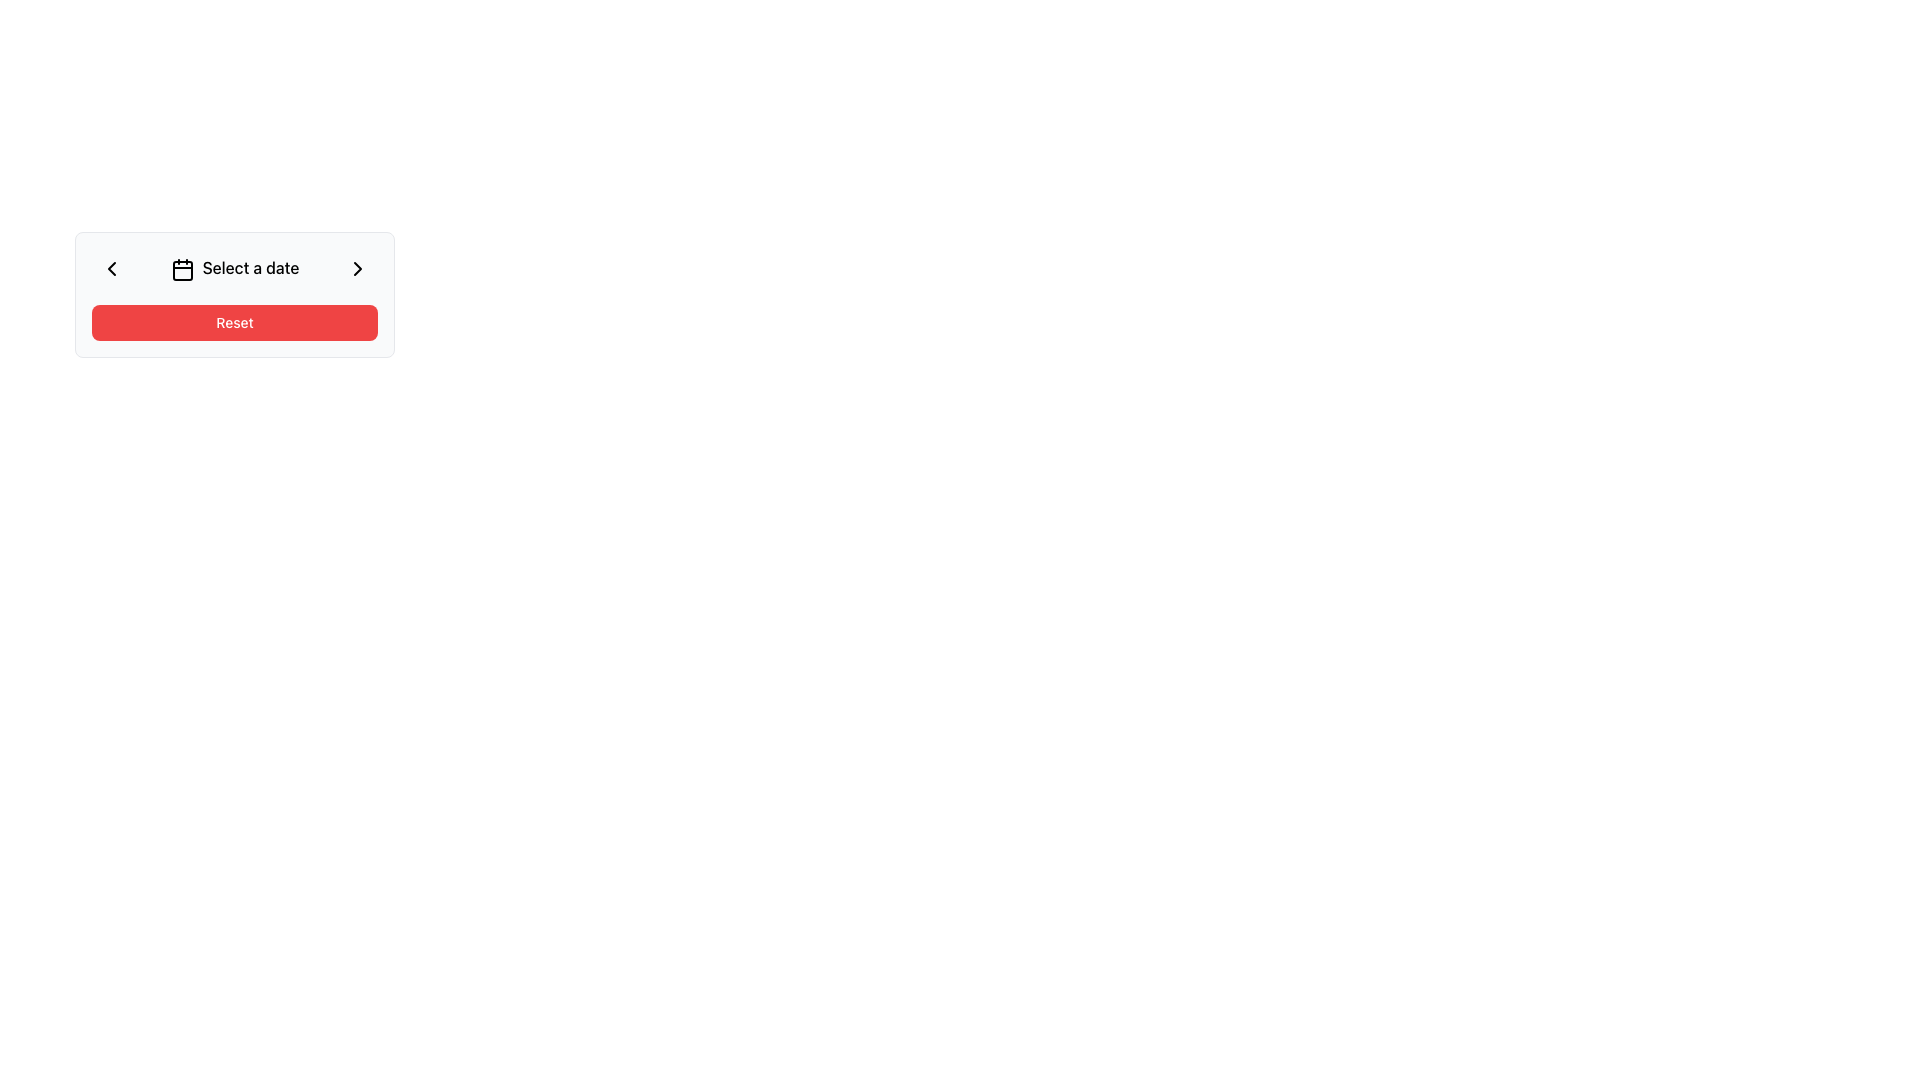 The image size is (1920, 1080). Describe the element at coordinates (182, 268) in the screenshot. I see `the calendar icon, which is represented by an outlined square with a double vertical line at the top, located to the left of the text 'Select a date'` at that location.